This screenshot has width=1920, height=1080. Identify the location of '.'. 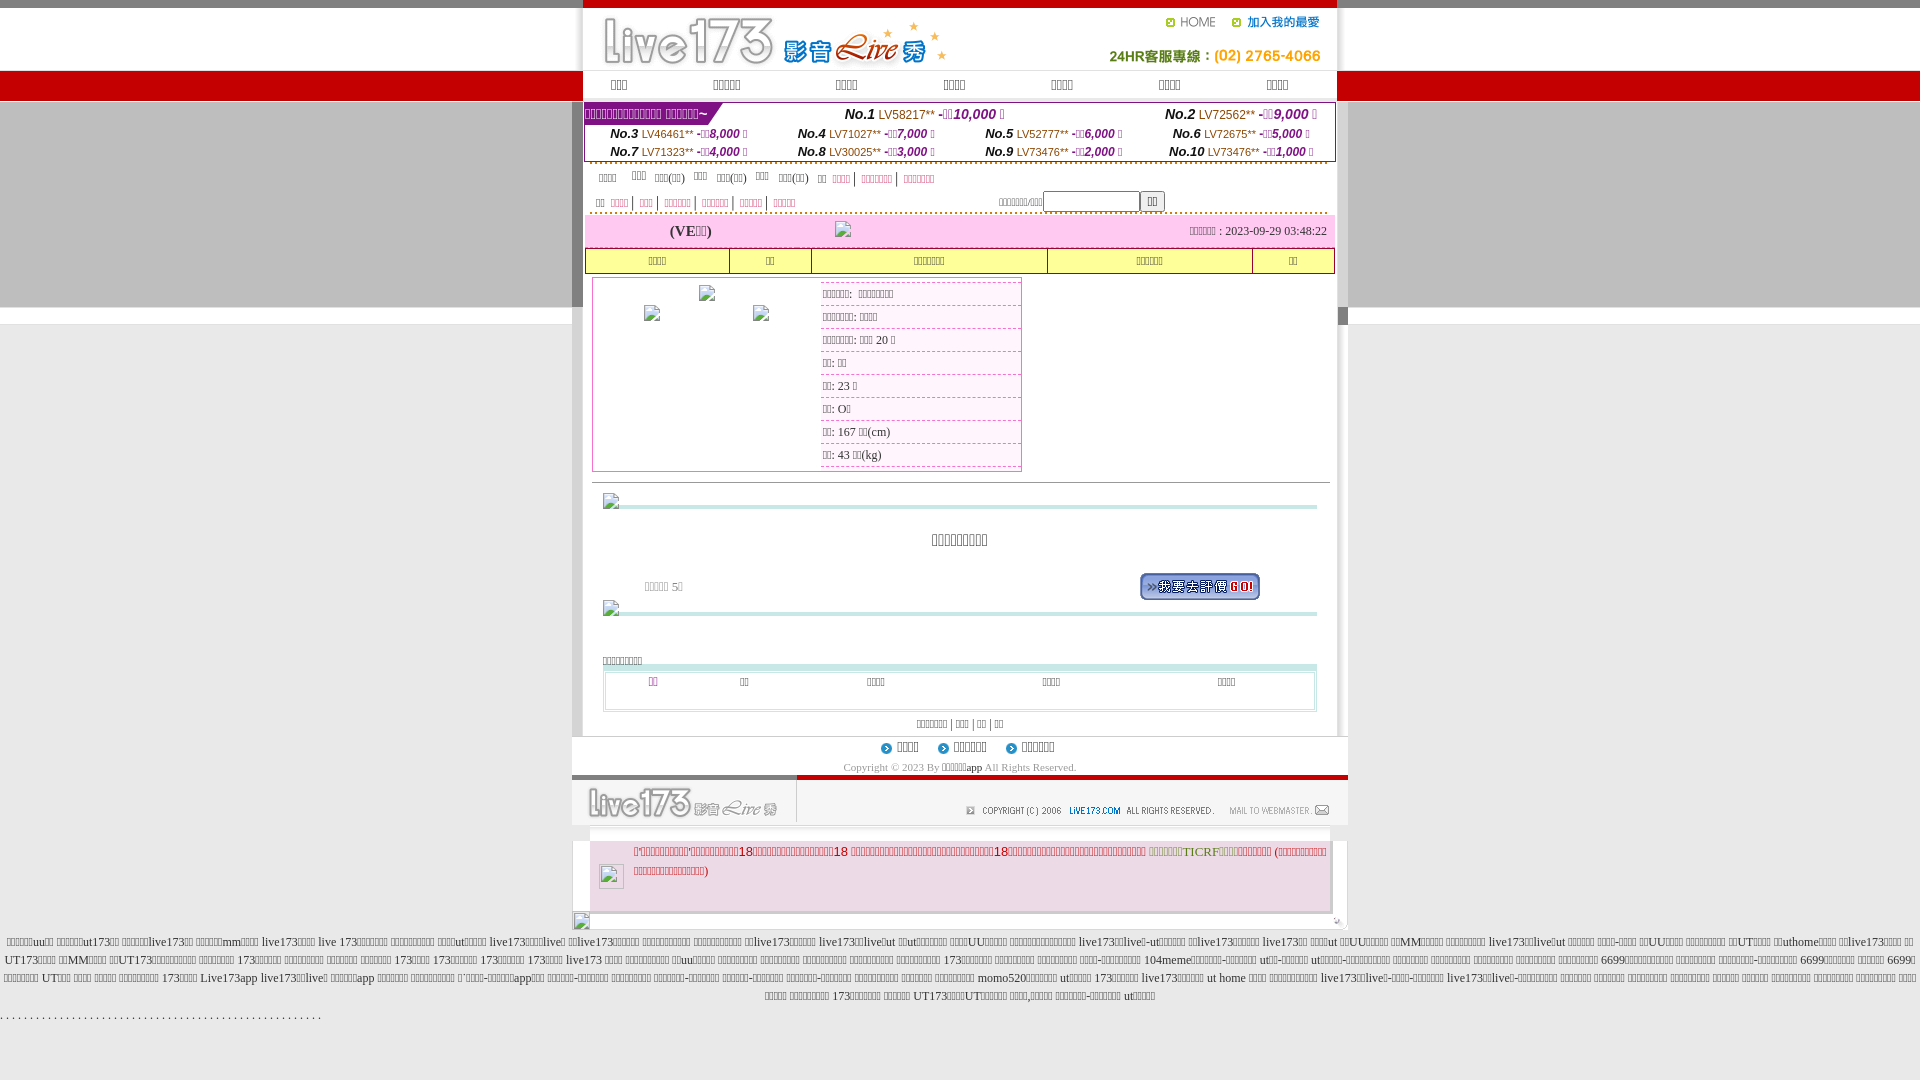
(211, 1014).